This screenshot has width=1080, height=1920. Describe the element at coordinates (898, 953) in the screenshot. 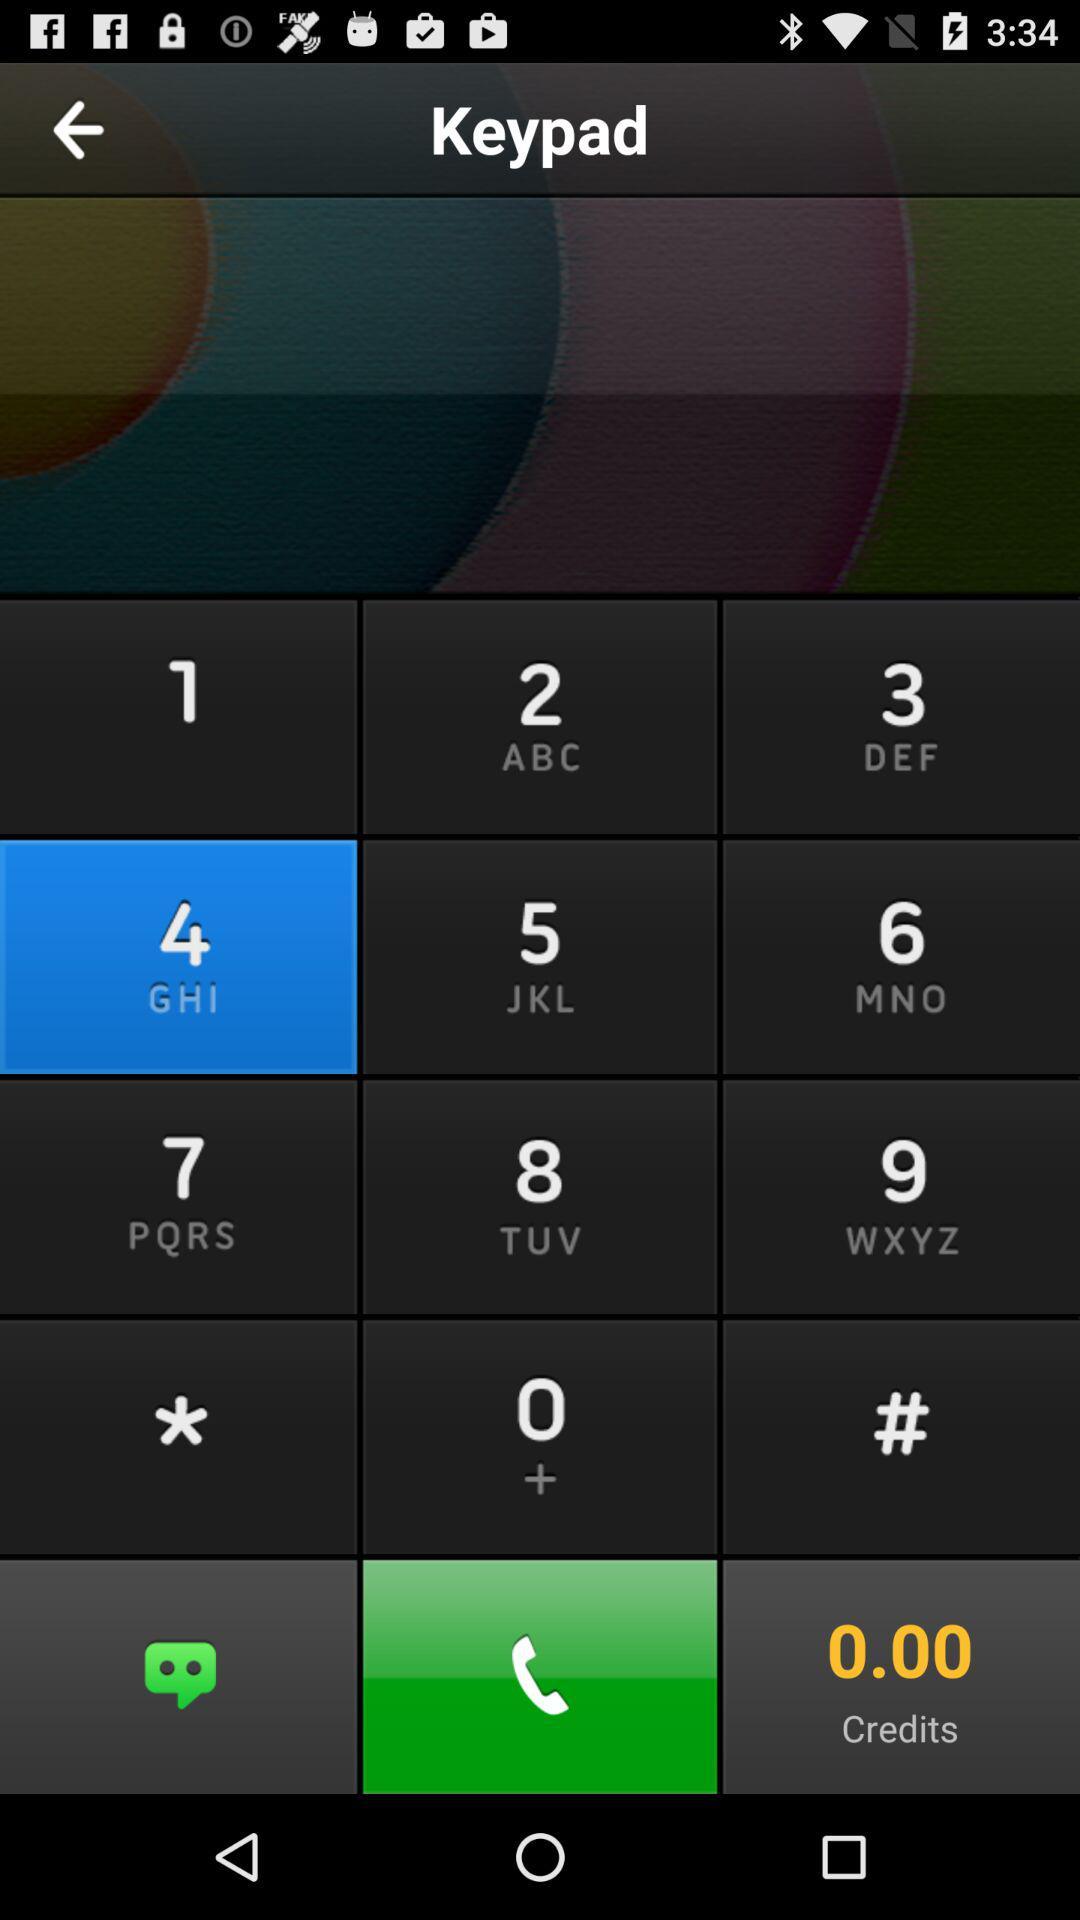

I see `number which is below 3` at that location.